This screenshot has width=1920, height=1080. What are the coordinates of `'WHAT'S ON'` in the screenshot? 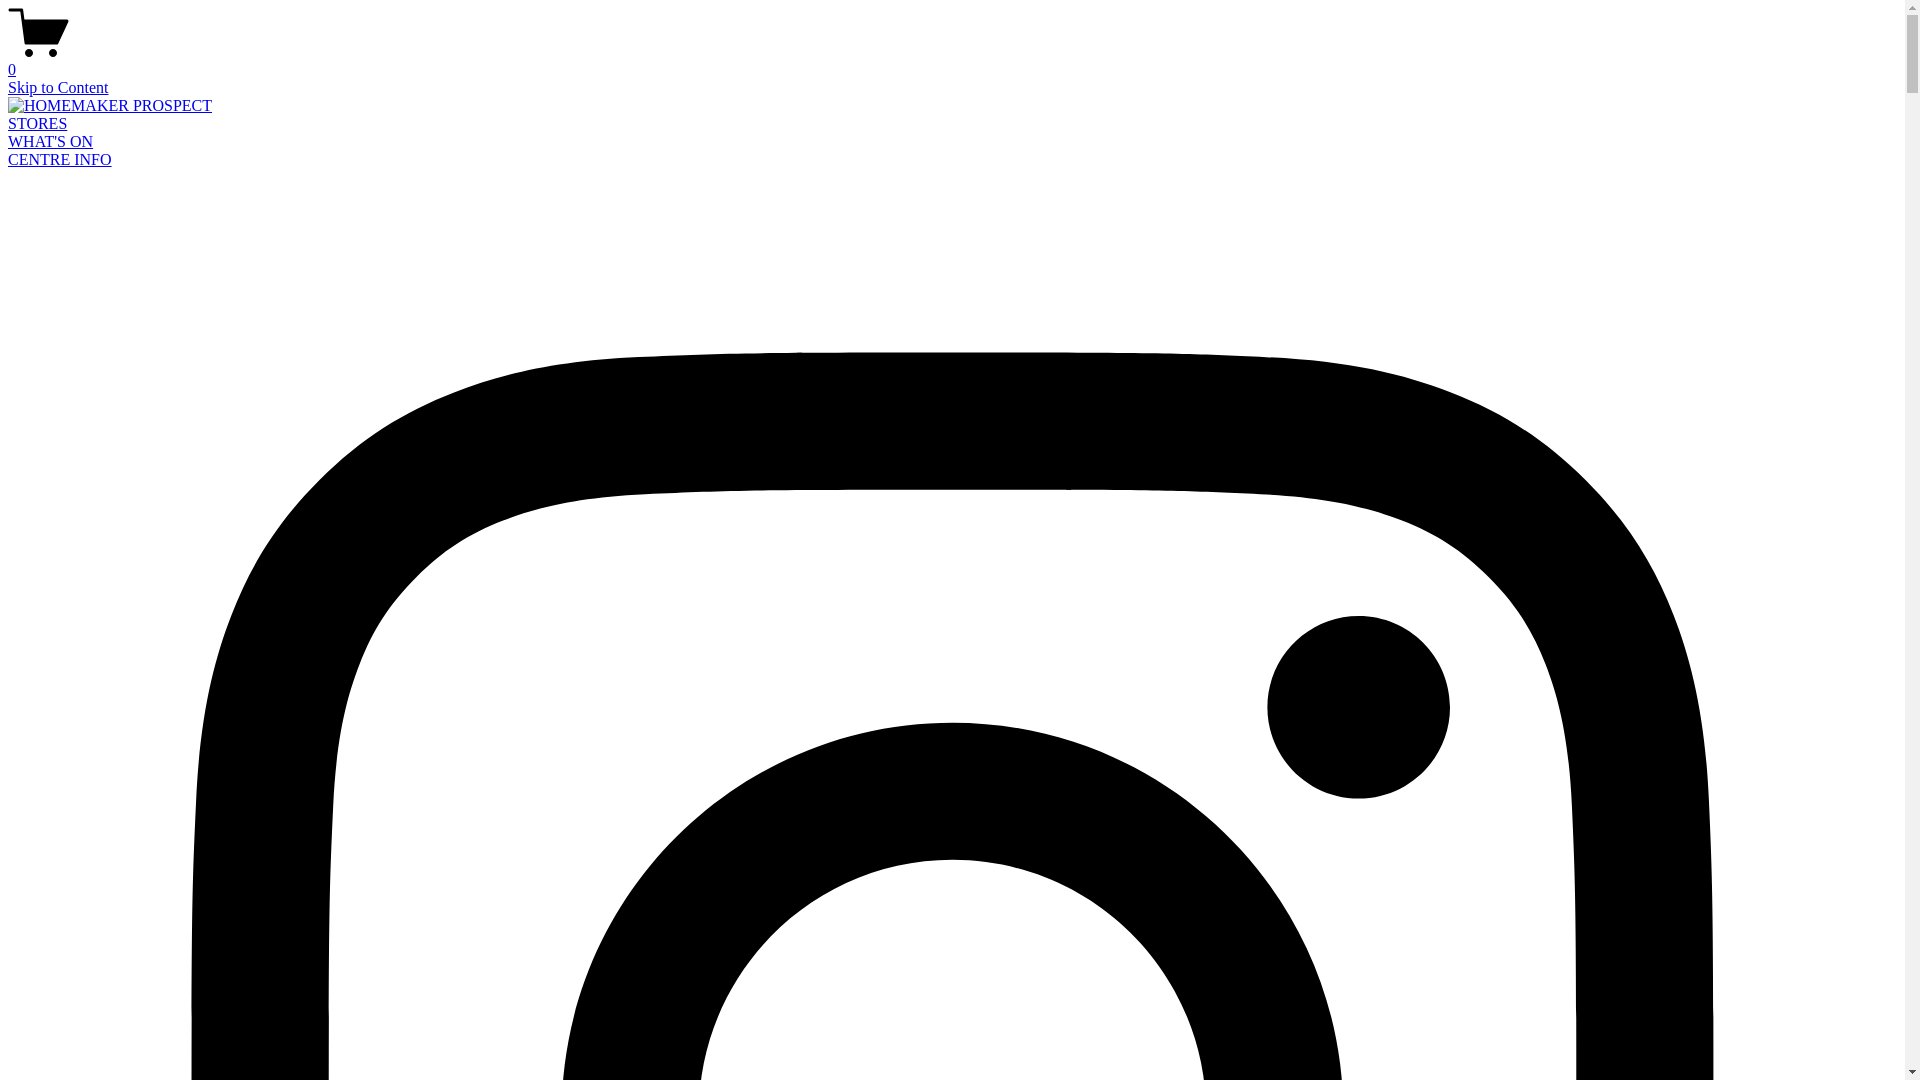 It's located at (50, 140).